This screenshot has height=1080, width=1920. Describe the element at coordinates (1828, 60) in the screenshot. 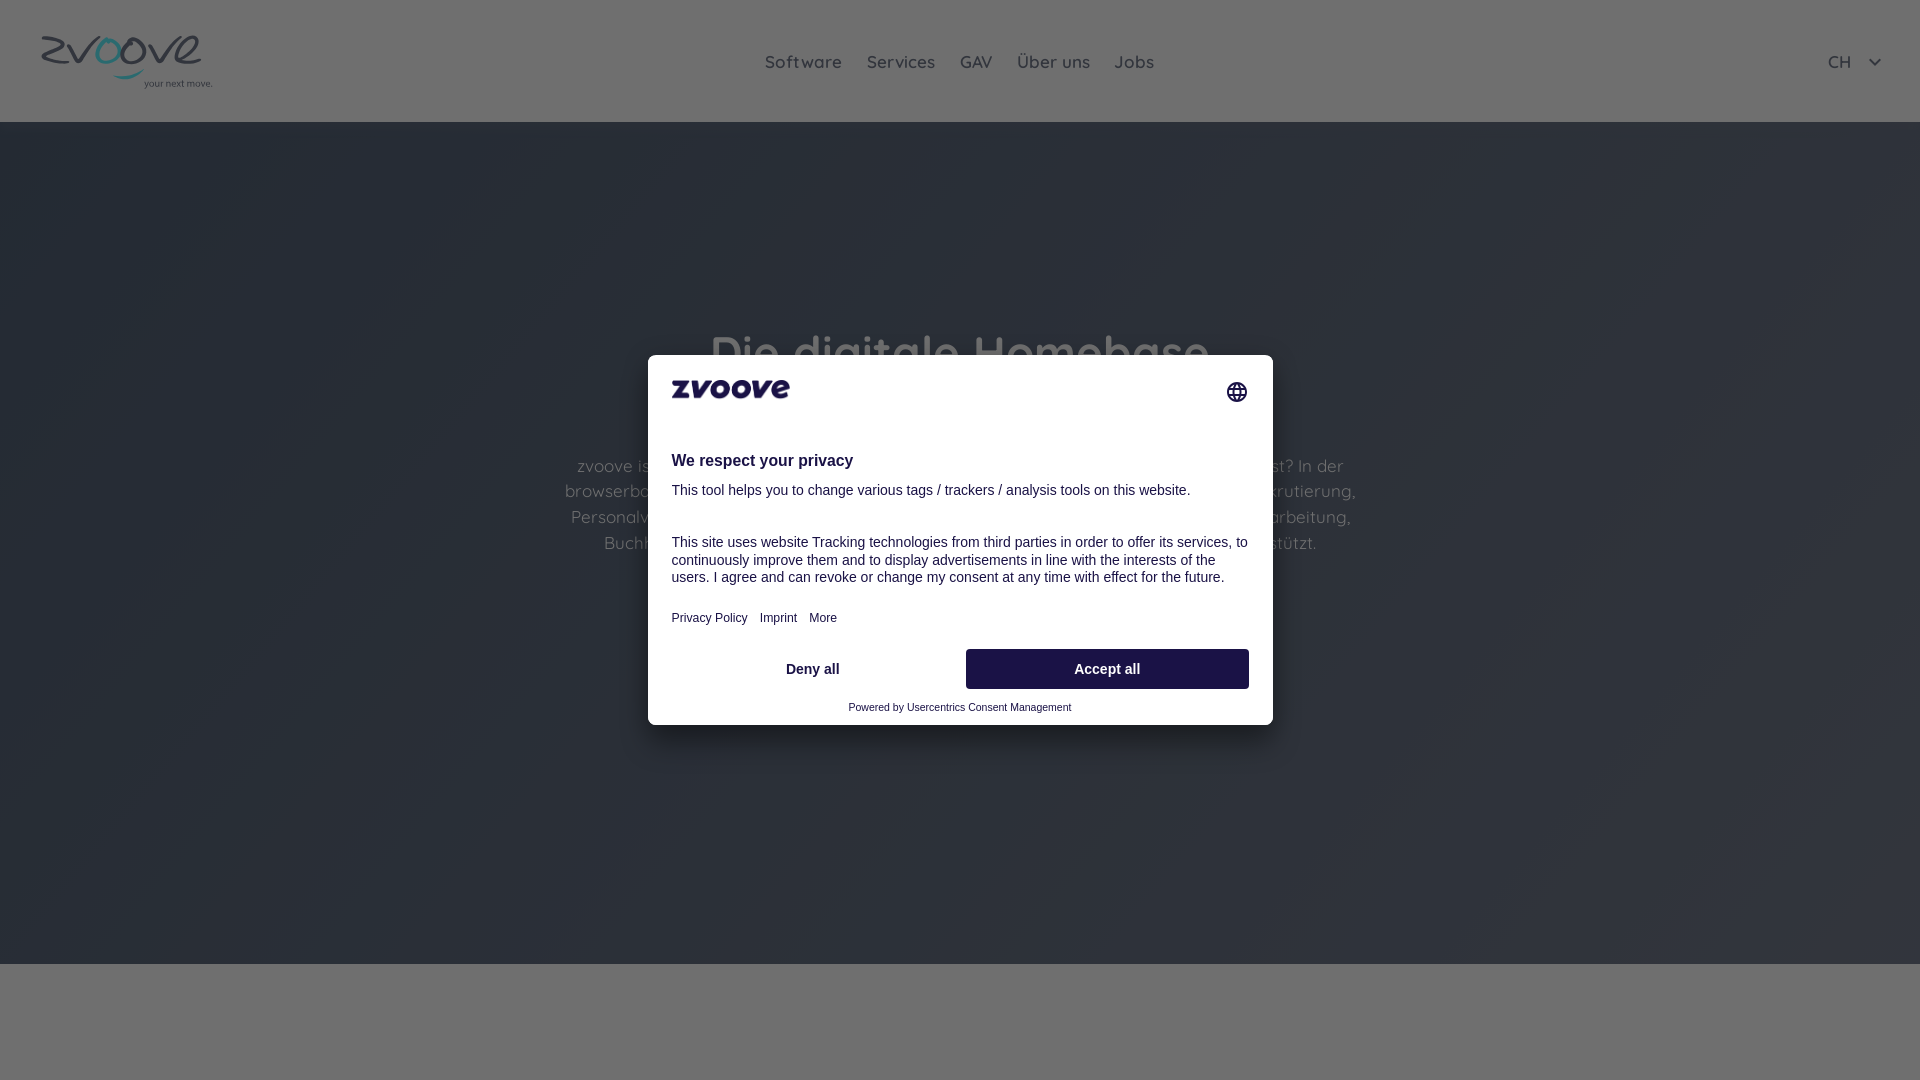

I see `'CH` at that location.